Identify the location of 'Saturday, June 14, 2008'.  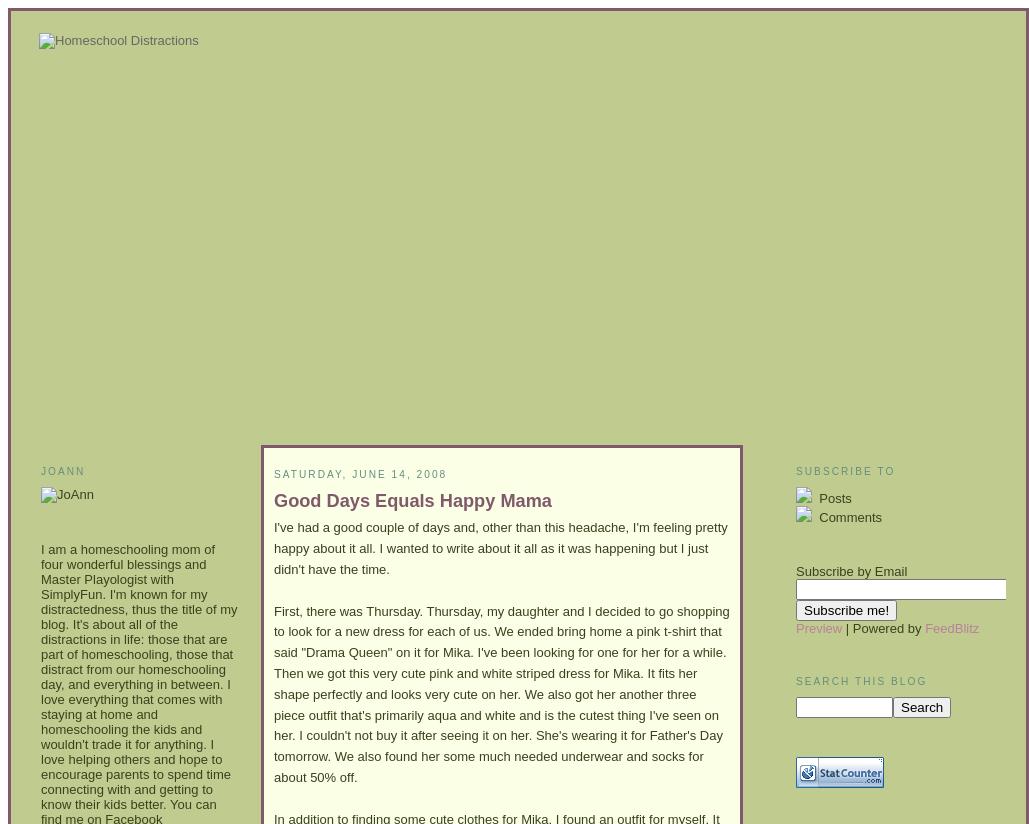
(360, 474).